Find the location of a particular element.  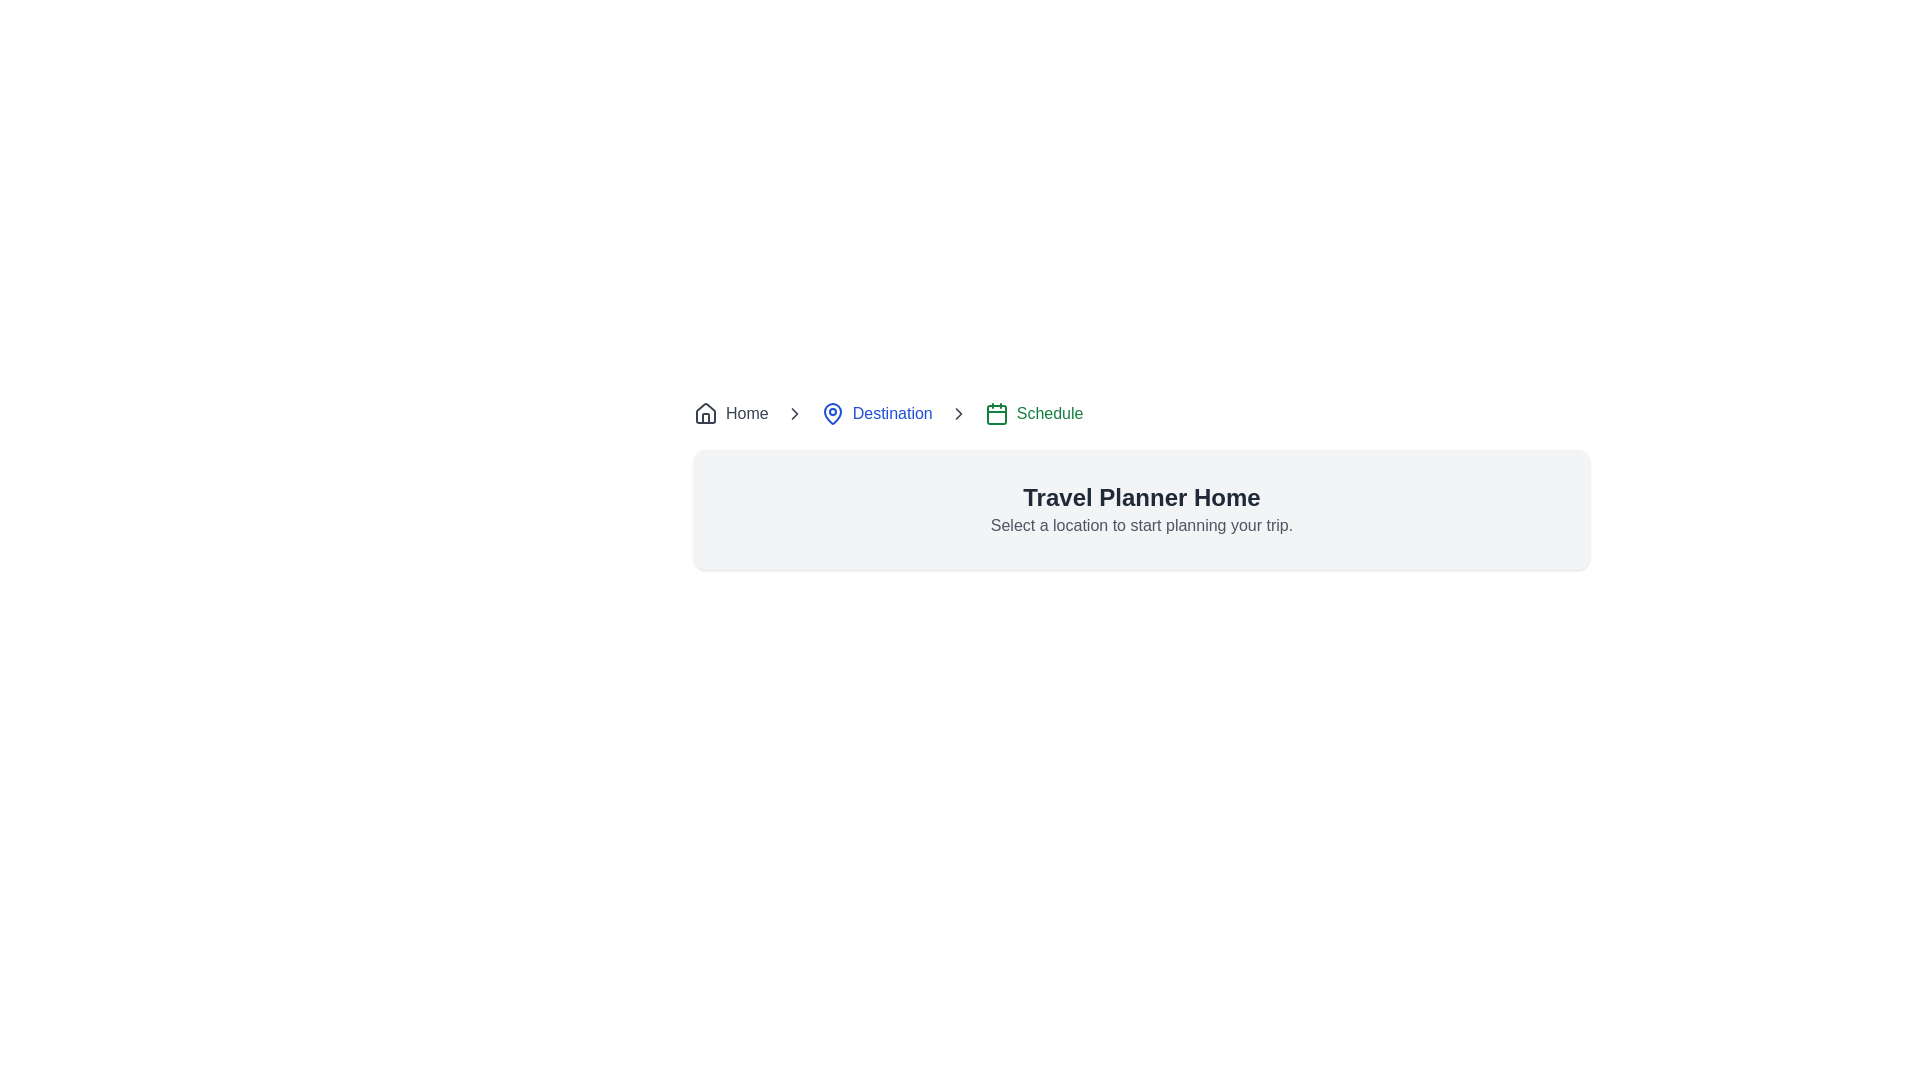

the non-interactive green outlined calendar icon in the breadcrumb navigation bar, which is positioned to the immediate left of the 'Schedule' text is located at coordinates (996, 412).